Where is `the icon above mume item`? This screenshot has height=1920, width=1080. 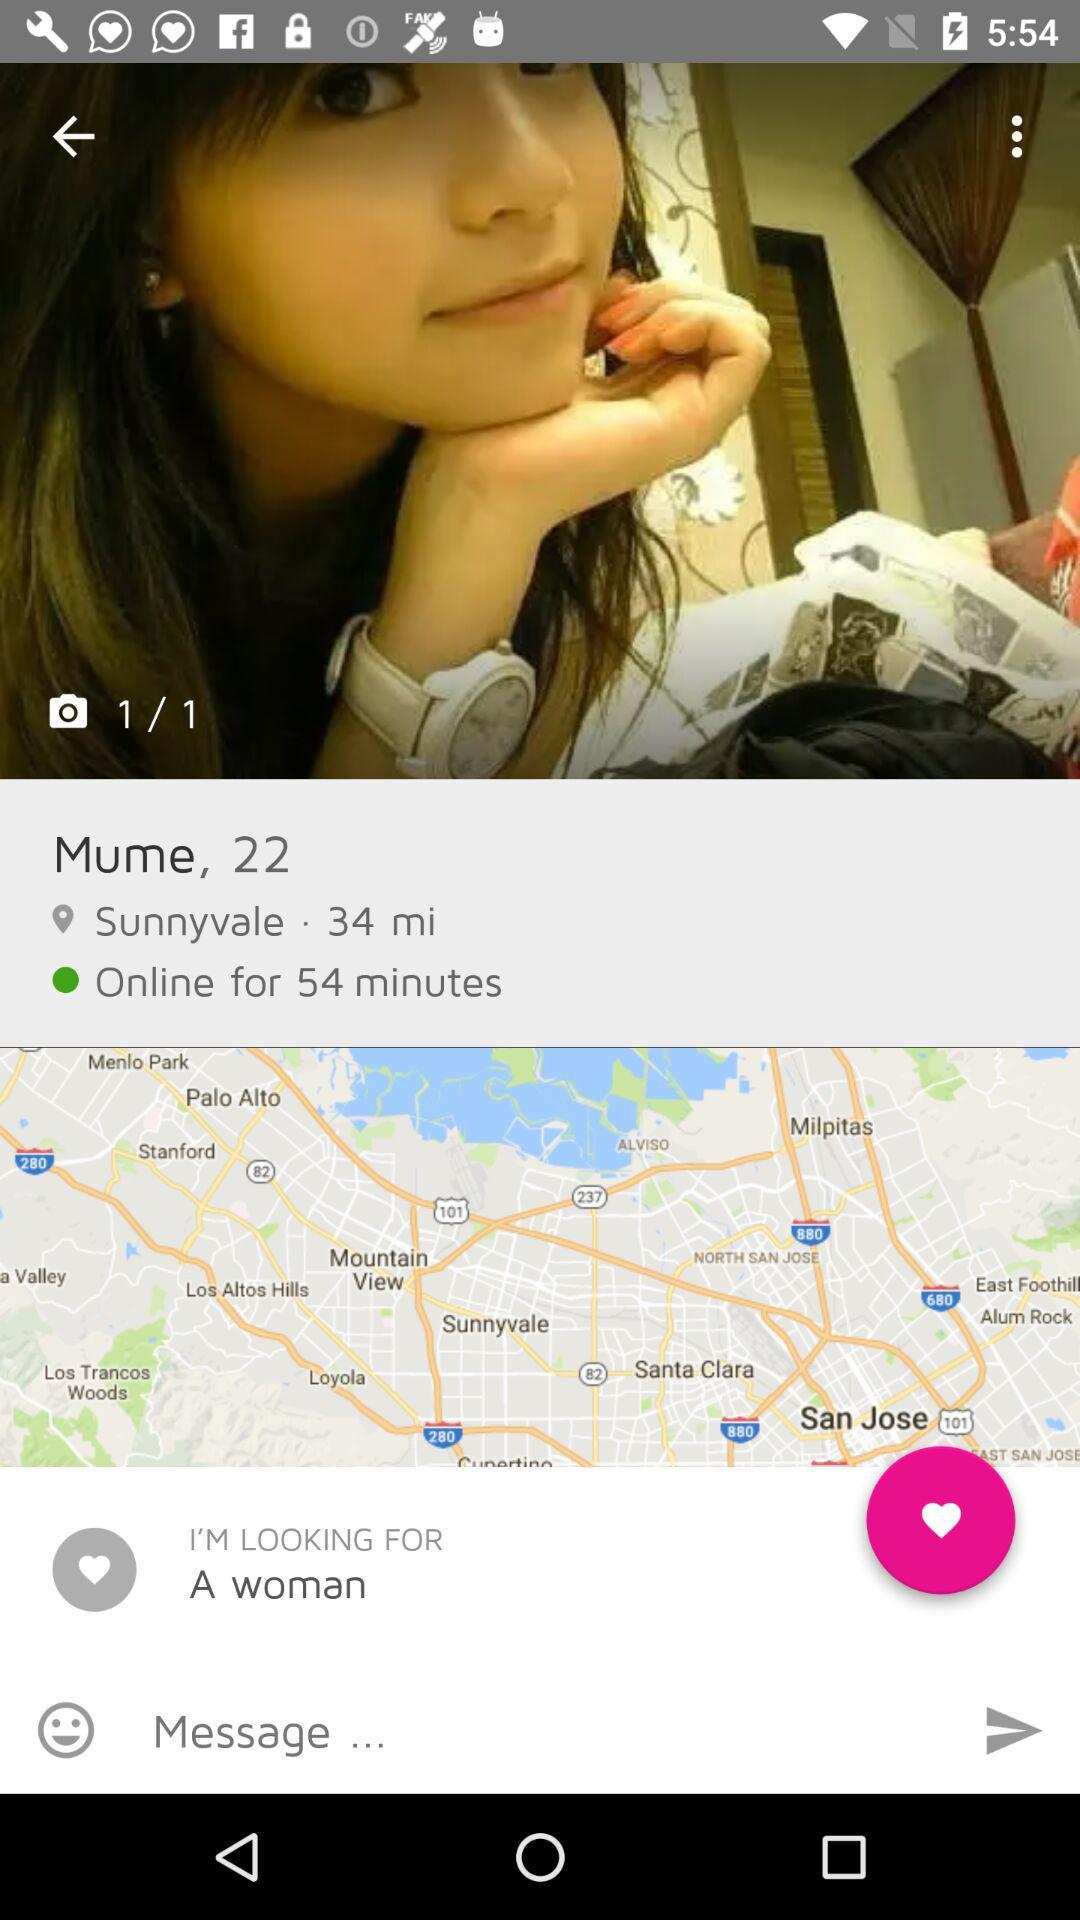
the icon above mume item is located at coordinates (540, 420).